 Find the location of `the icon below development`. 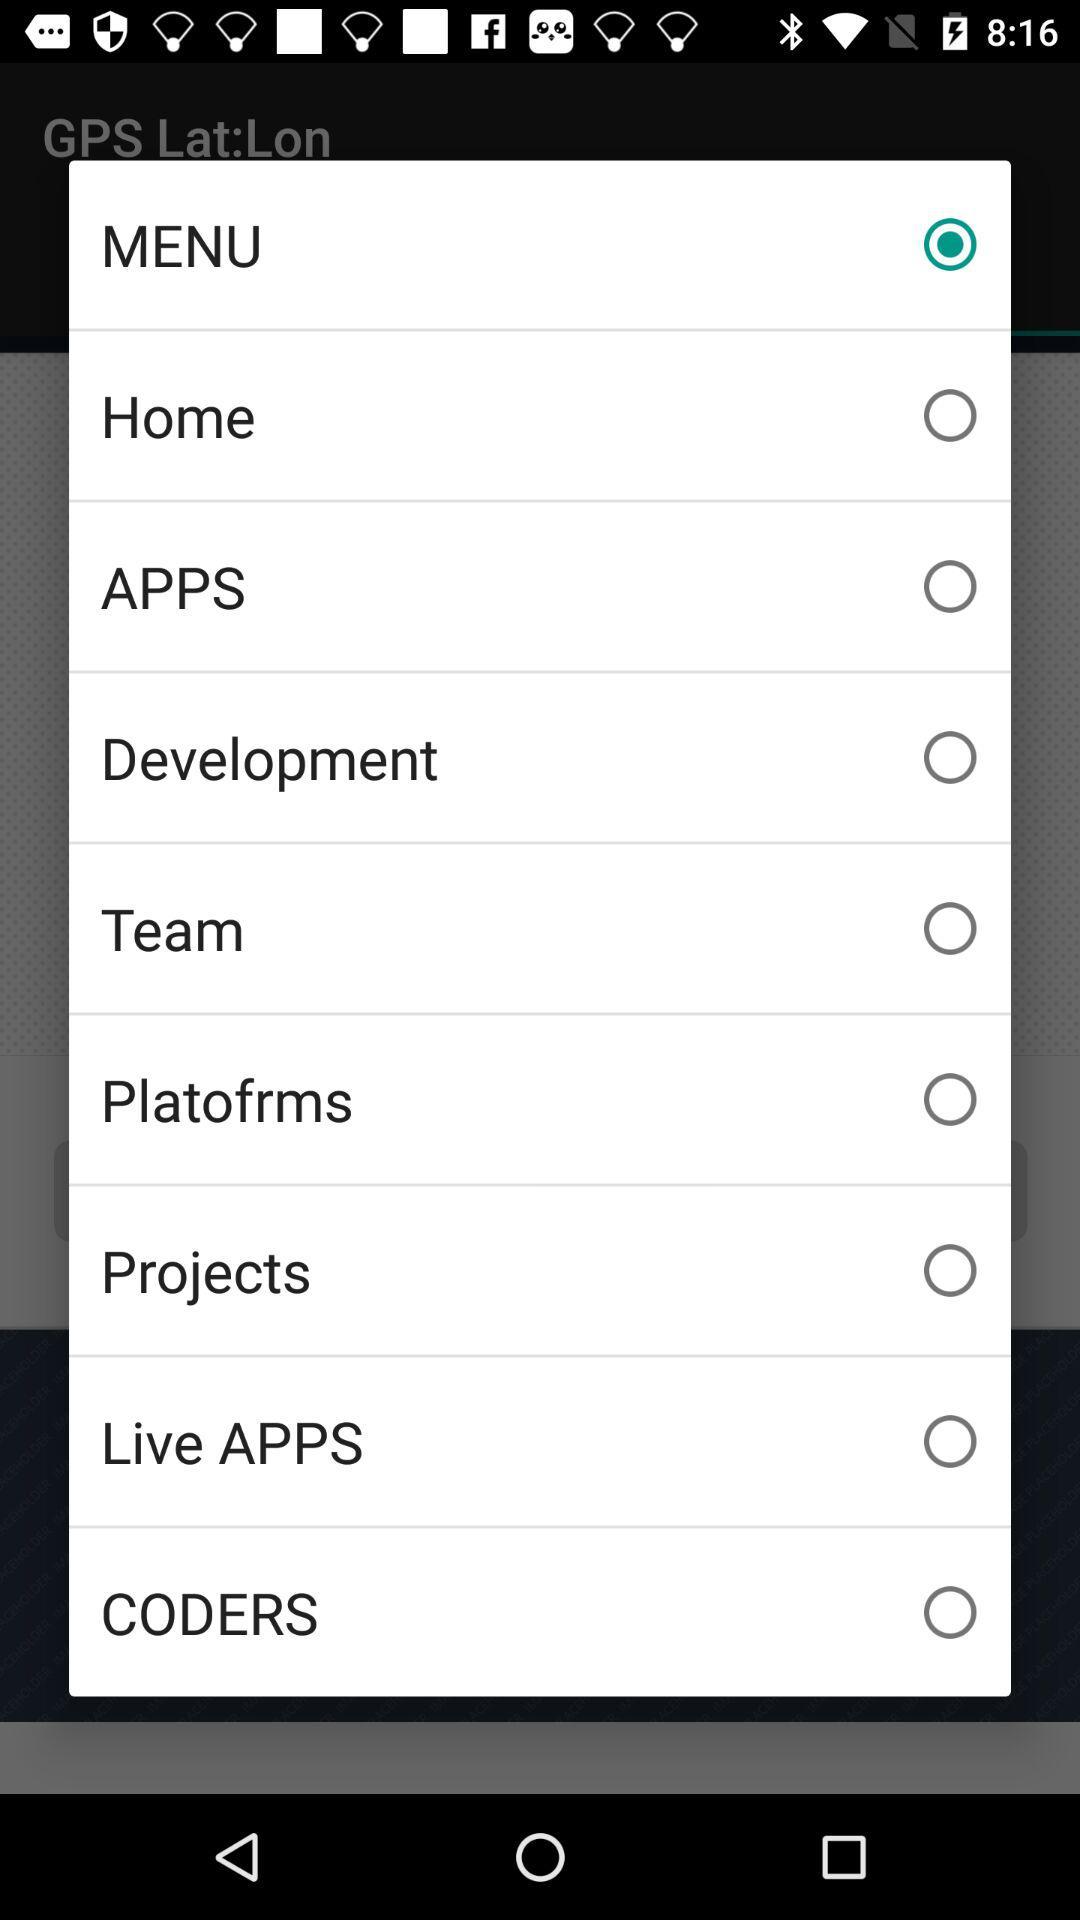

the icon below development is located at coordinates (540, 927).